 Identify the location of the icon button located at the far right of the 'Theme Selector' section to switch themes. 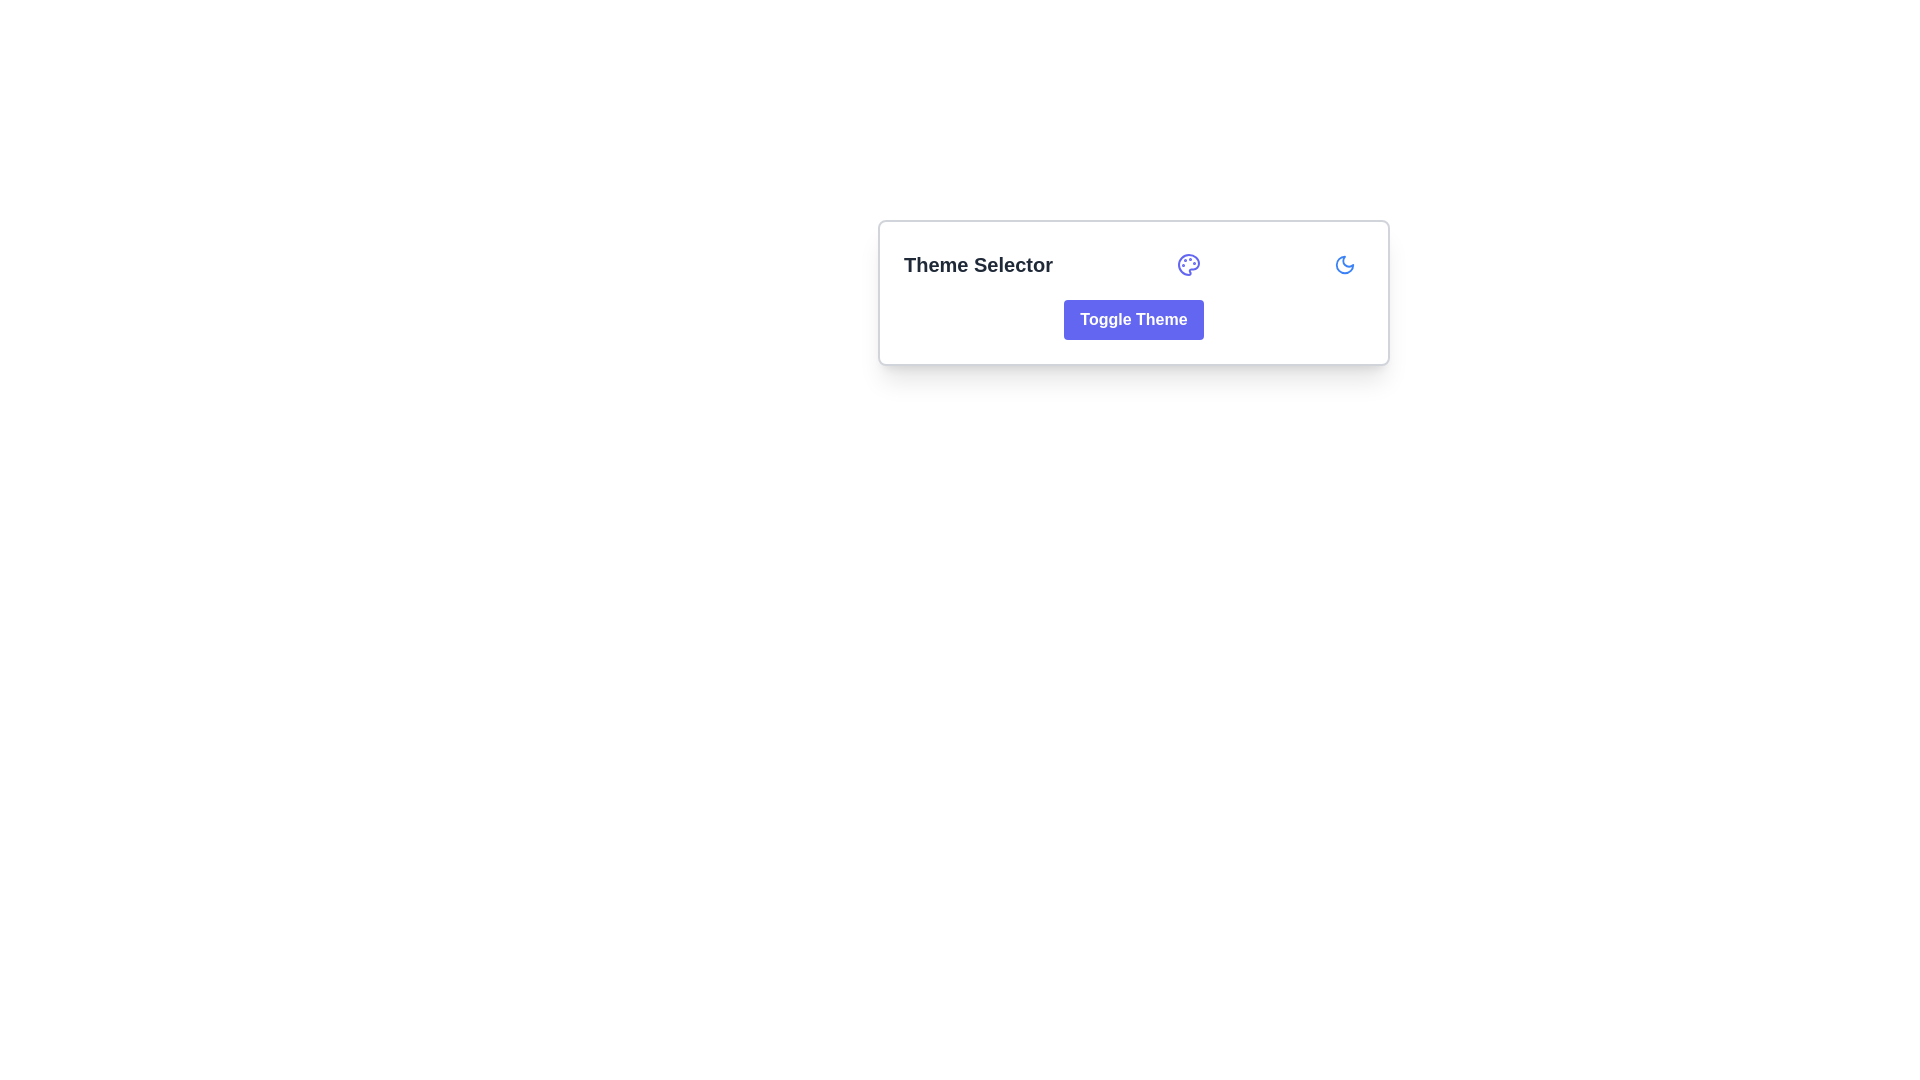
(1344, 264).